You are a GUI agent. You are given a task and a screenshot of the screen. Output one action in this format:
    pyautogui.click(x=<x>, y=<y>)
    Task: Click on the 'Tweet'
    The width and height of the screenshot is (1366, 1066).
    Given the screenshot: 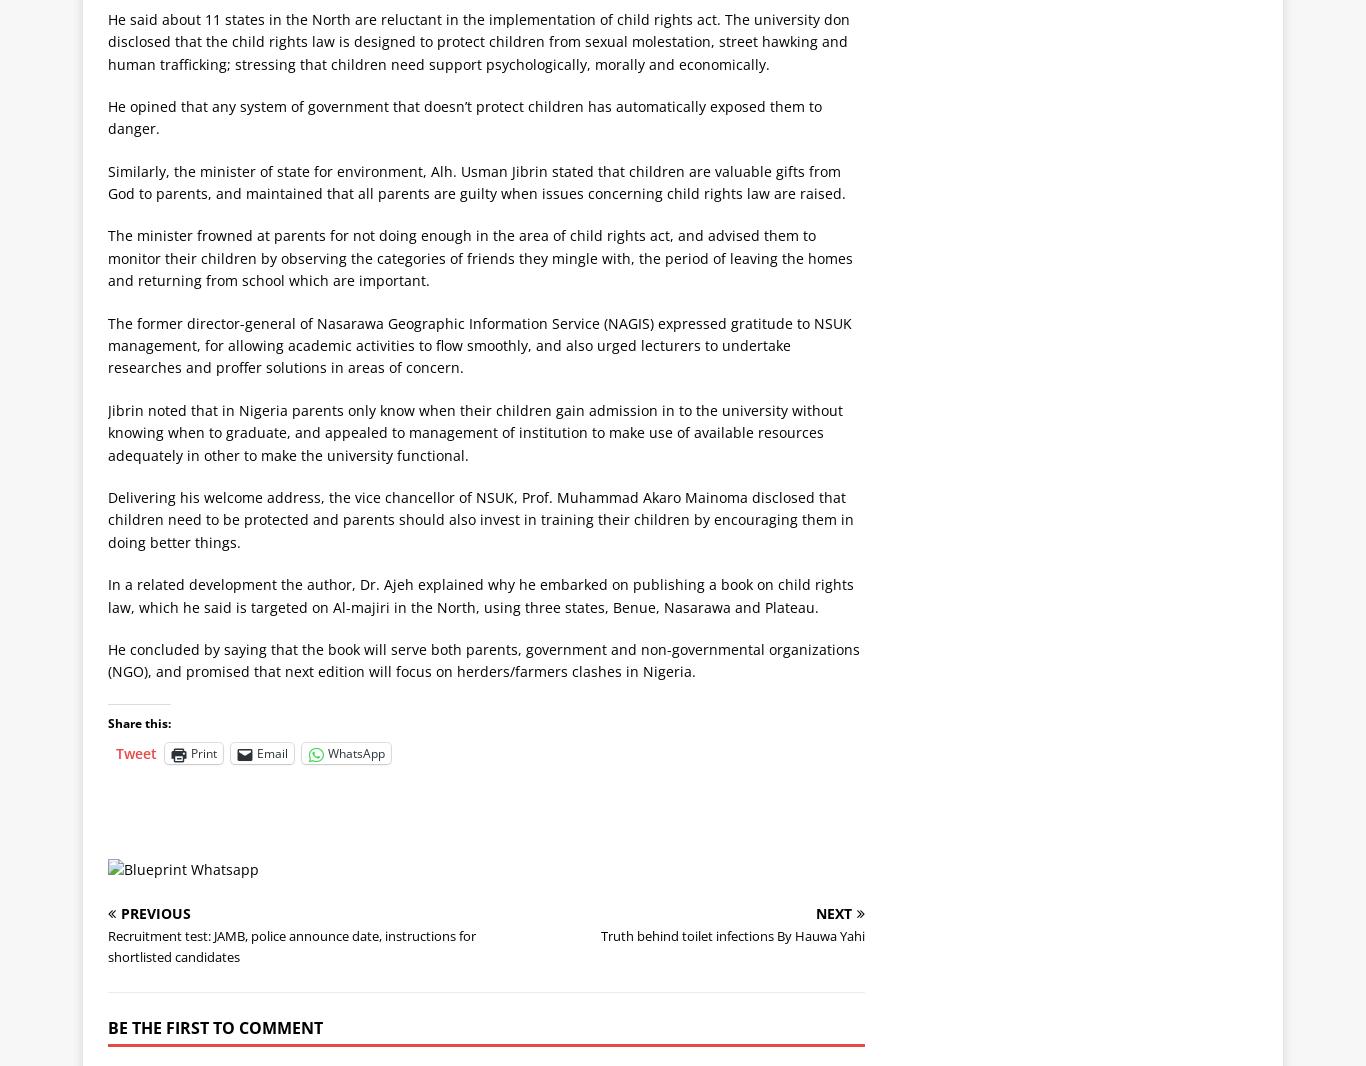 What is the action you would take?
    pyautogui.click(x=135, y=752)
    